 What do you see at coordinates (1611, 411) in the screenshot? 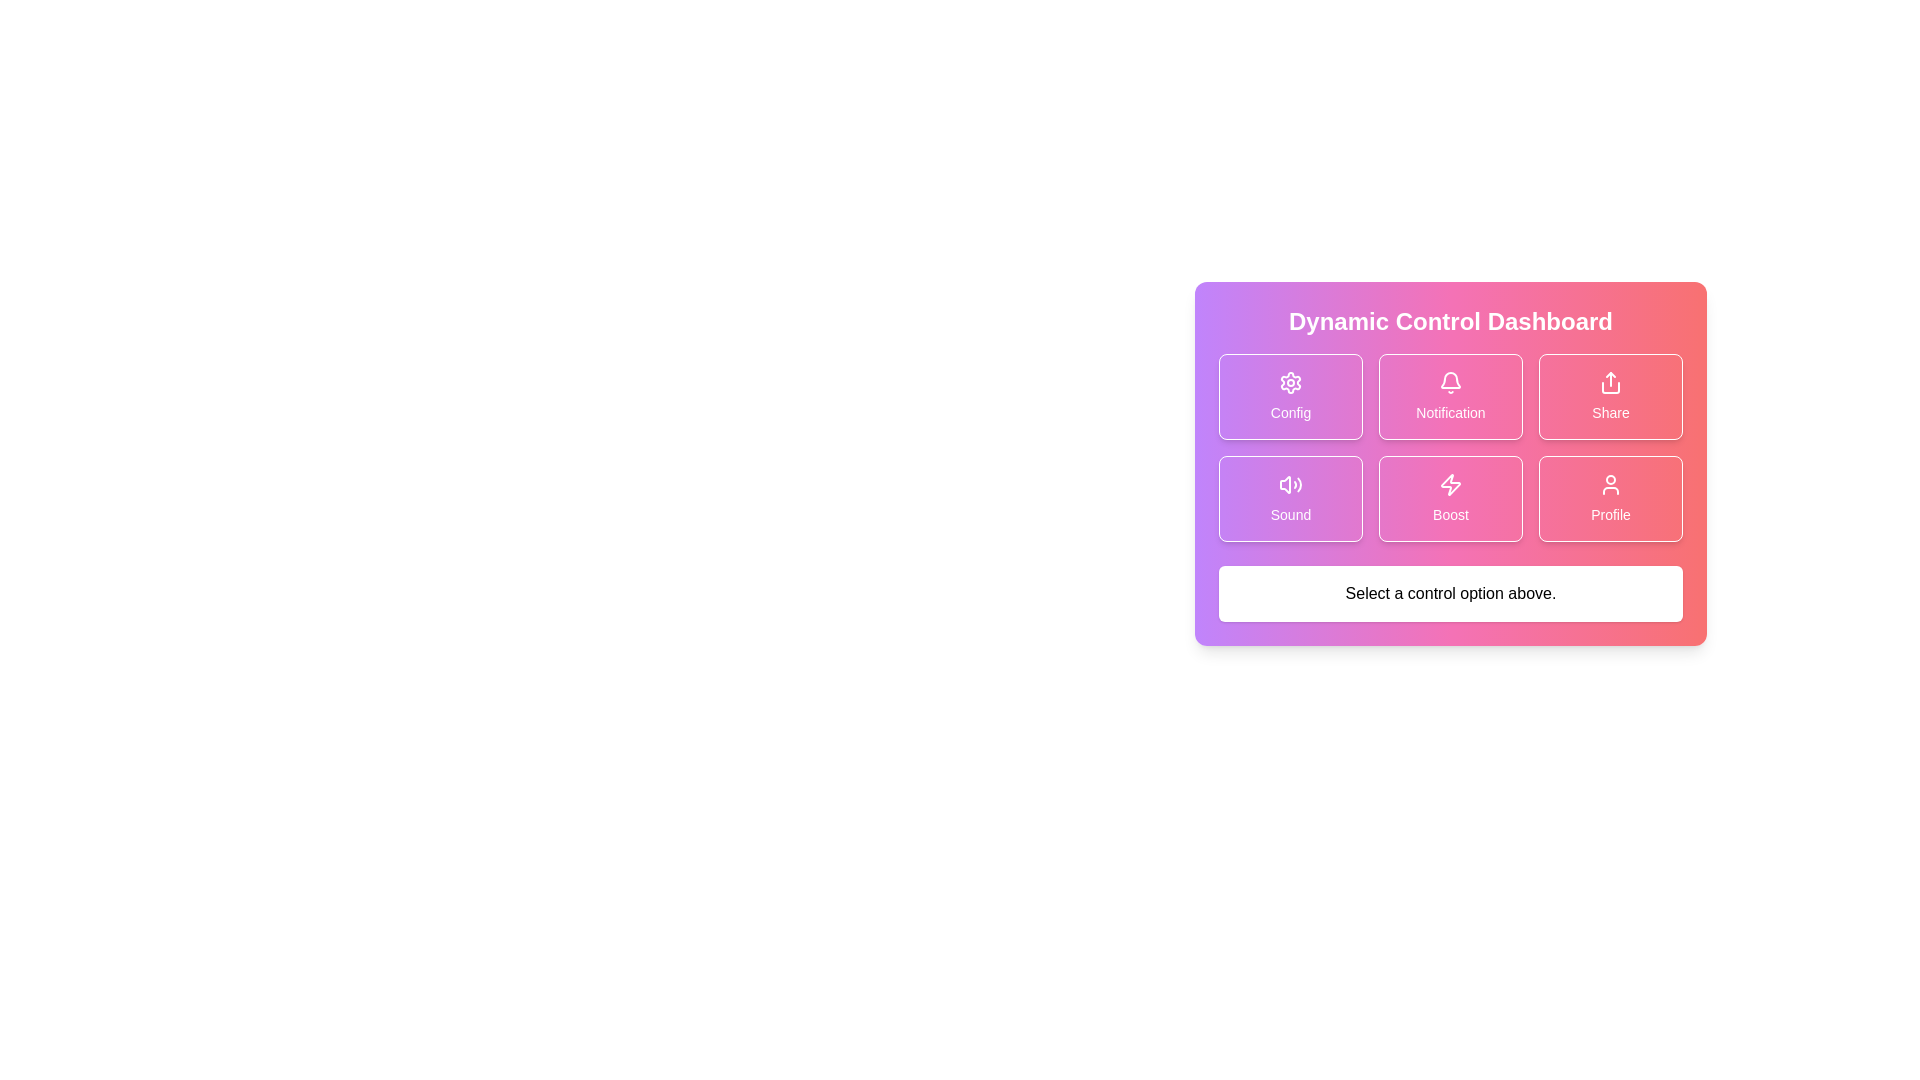
I see `the 'Share' Text Label which indicates the functionality of the share button in the Dynamic Control Dashboard` at bounding box center [1611, 411].